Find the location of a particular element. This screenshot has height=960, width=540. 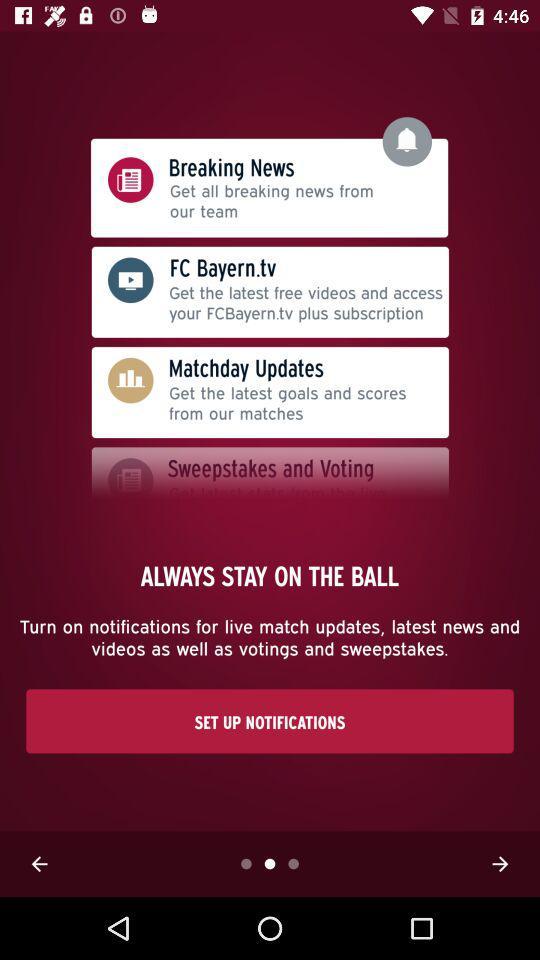

the arrow_backward icon is located at coordinates (39, 863).